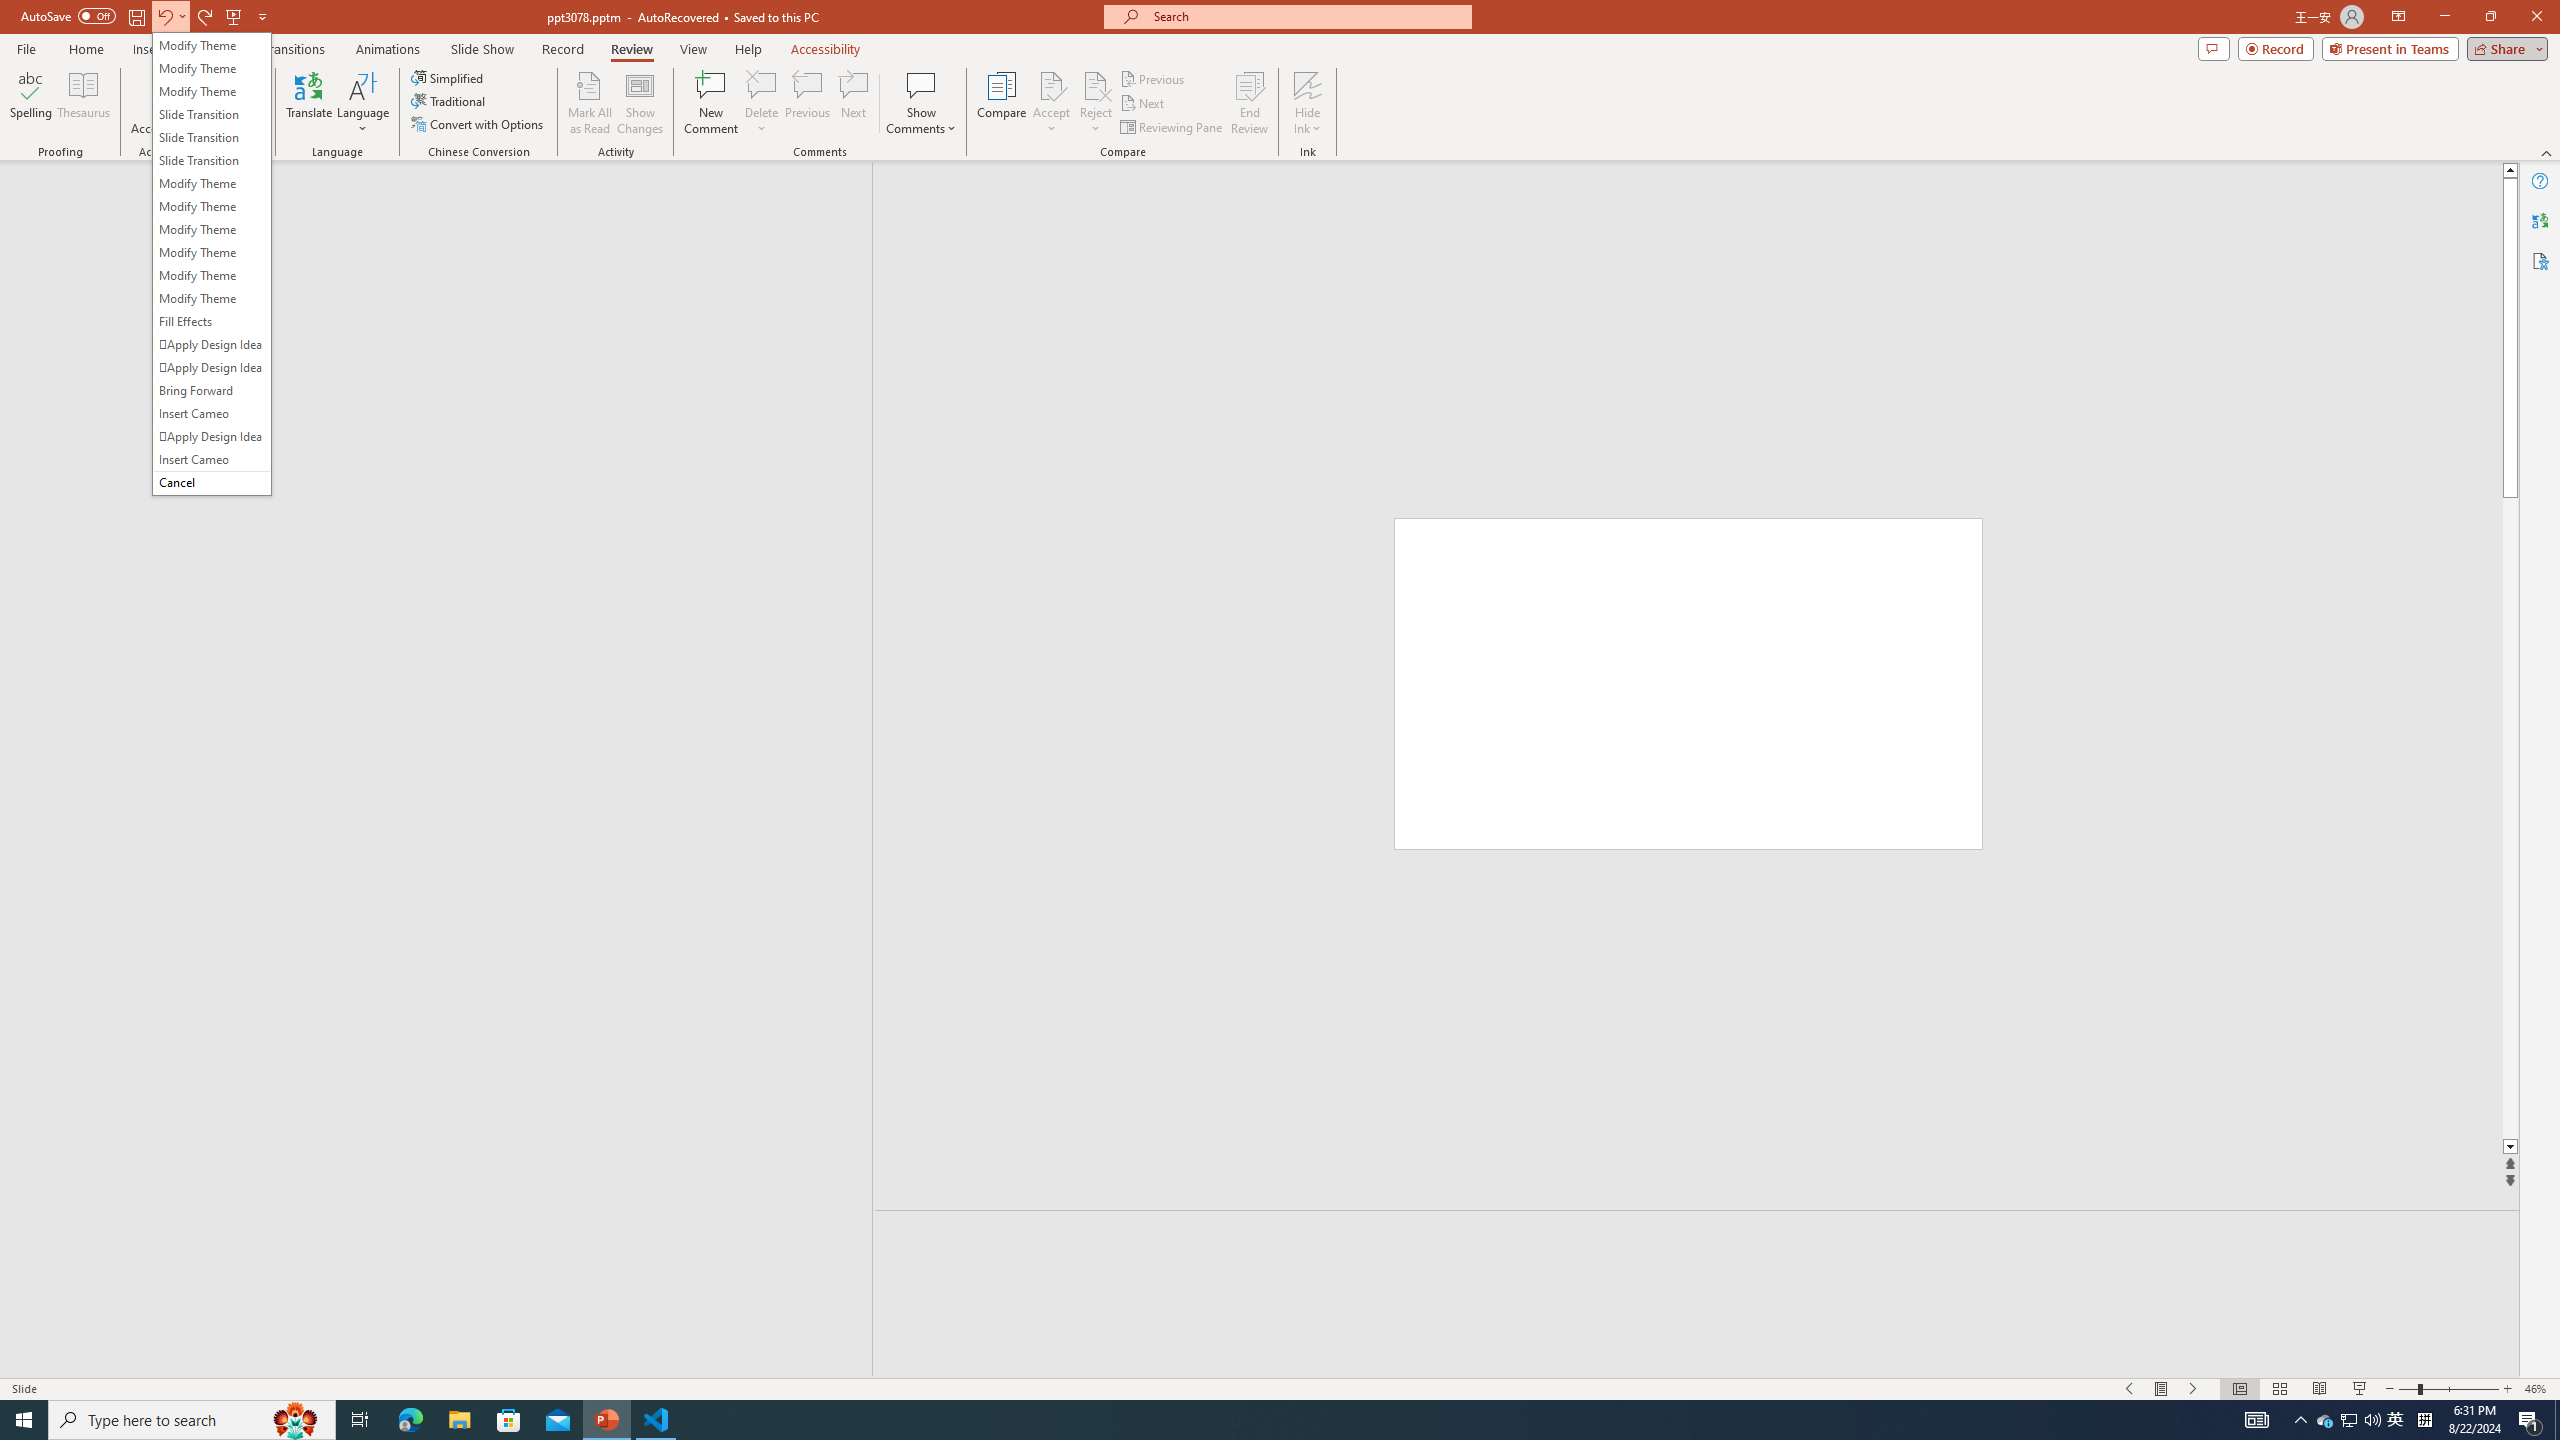  Describe the element at coordinates (2193, 1389) in the screenshot. I see `'Slide Show Next On'` at that location.